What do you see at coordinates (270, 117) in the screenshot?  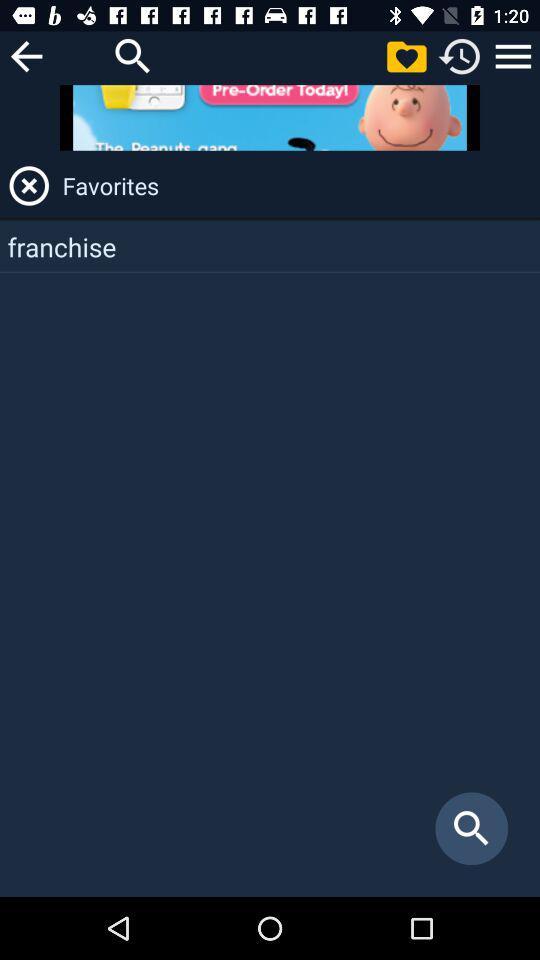 I see `item above favorites item` at bounding box center [270, 117].